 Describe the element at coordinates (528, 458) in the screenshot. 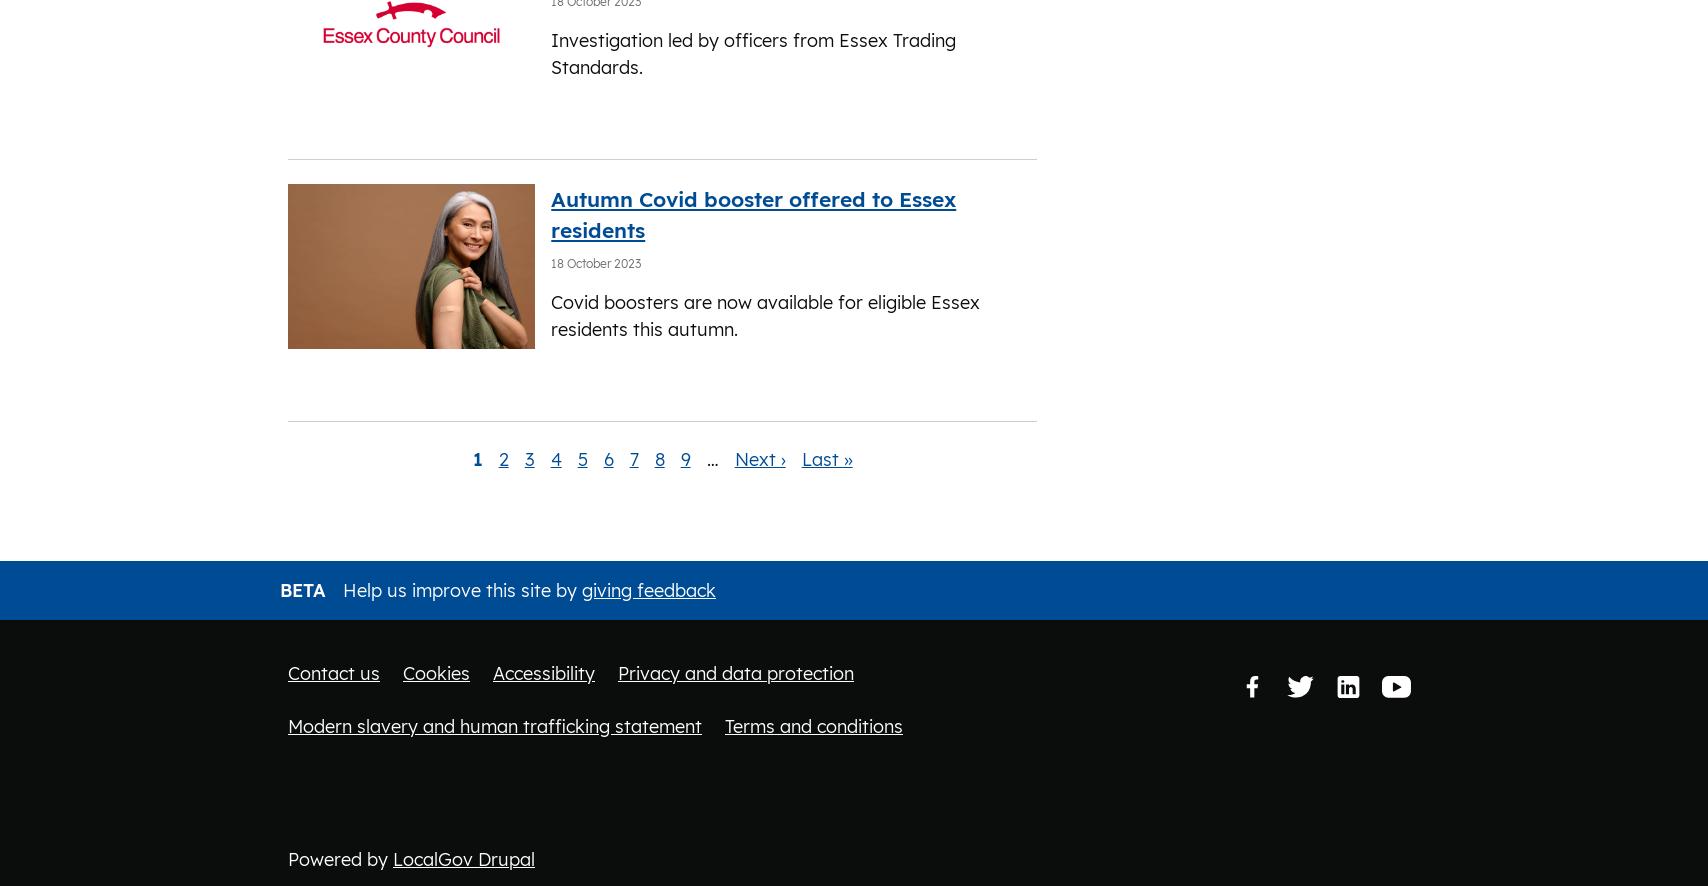

I see `'3'` at that location.